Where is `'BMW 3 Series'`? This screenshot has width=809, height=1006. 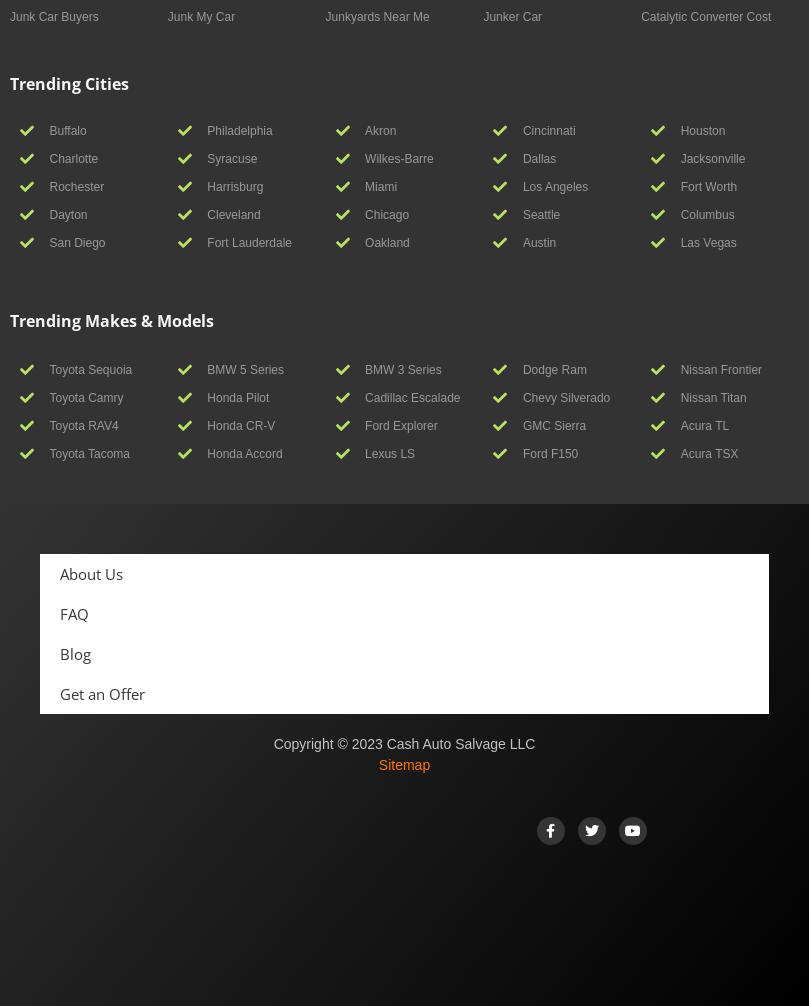 'BMW 3 Series' is located at coordinates (402, 368).